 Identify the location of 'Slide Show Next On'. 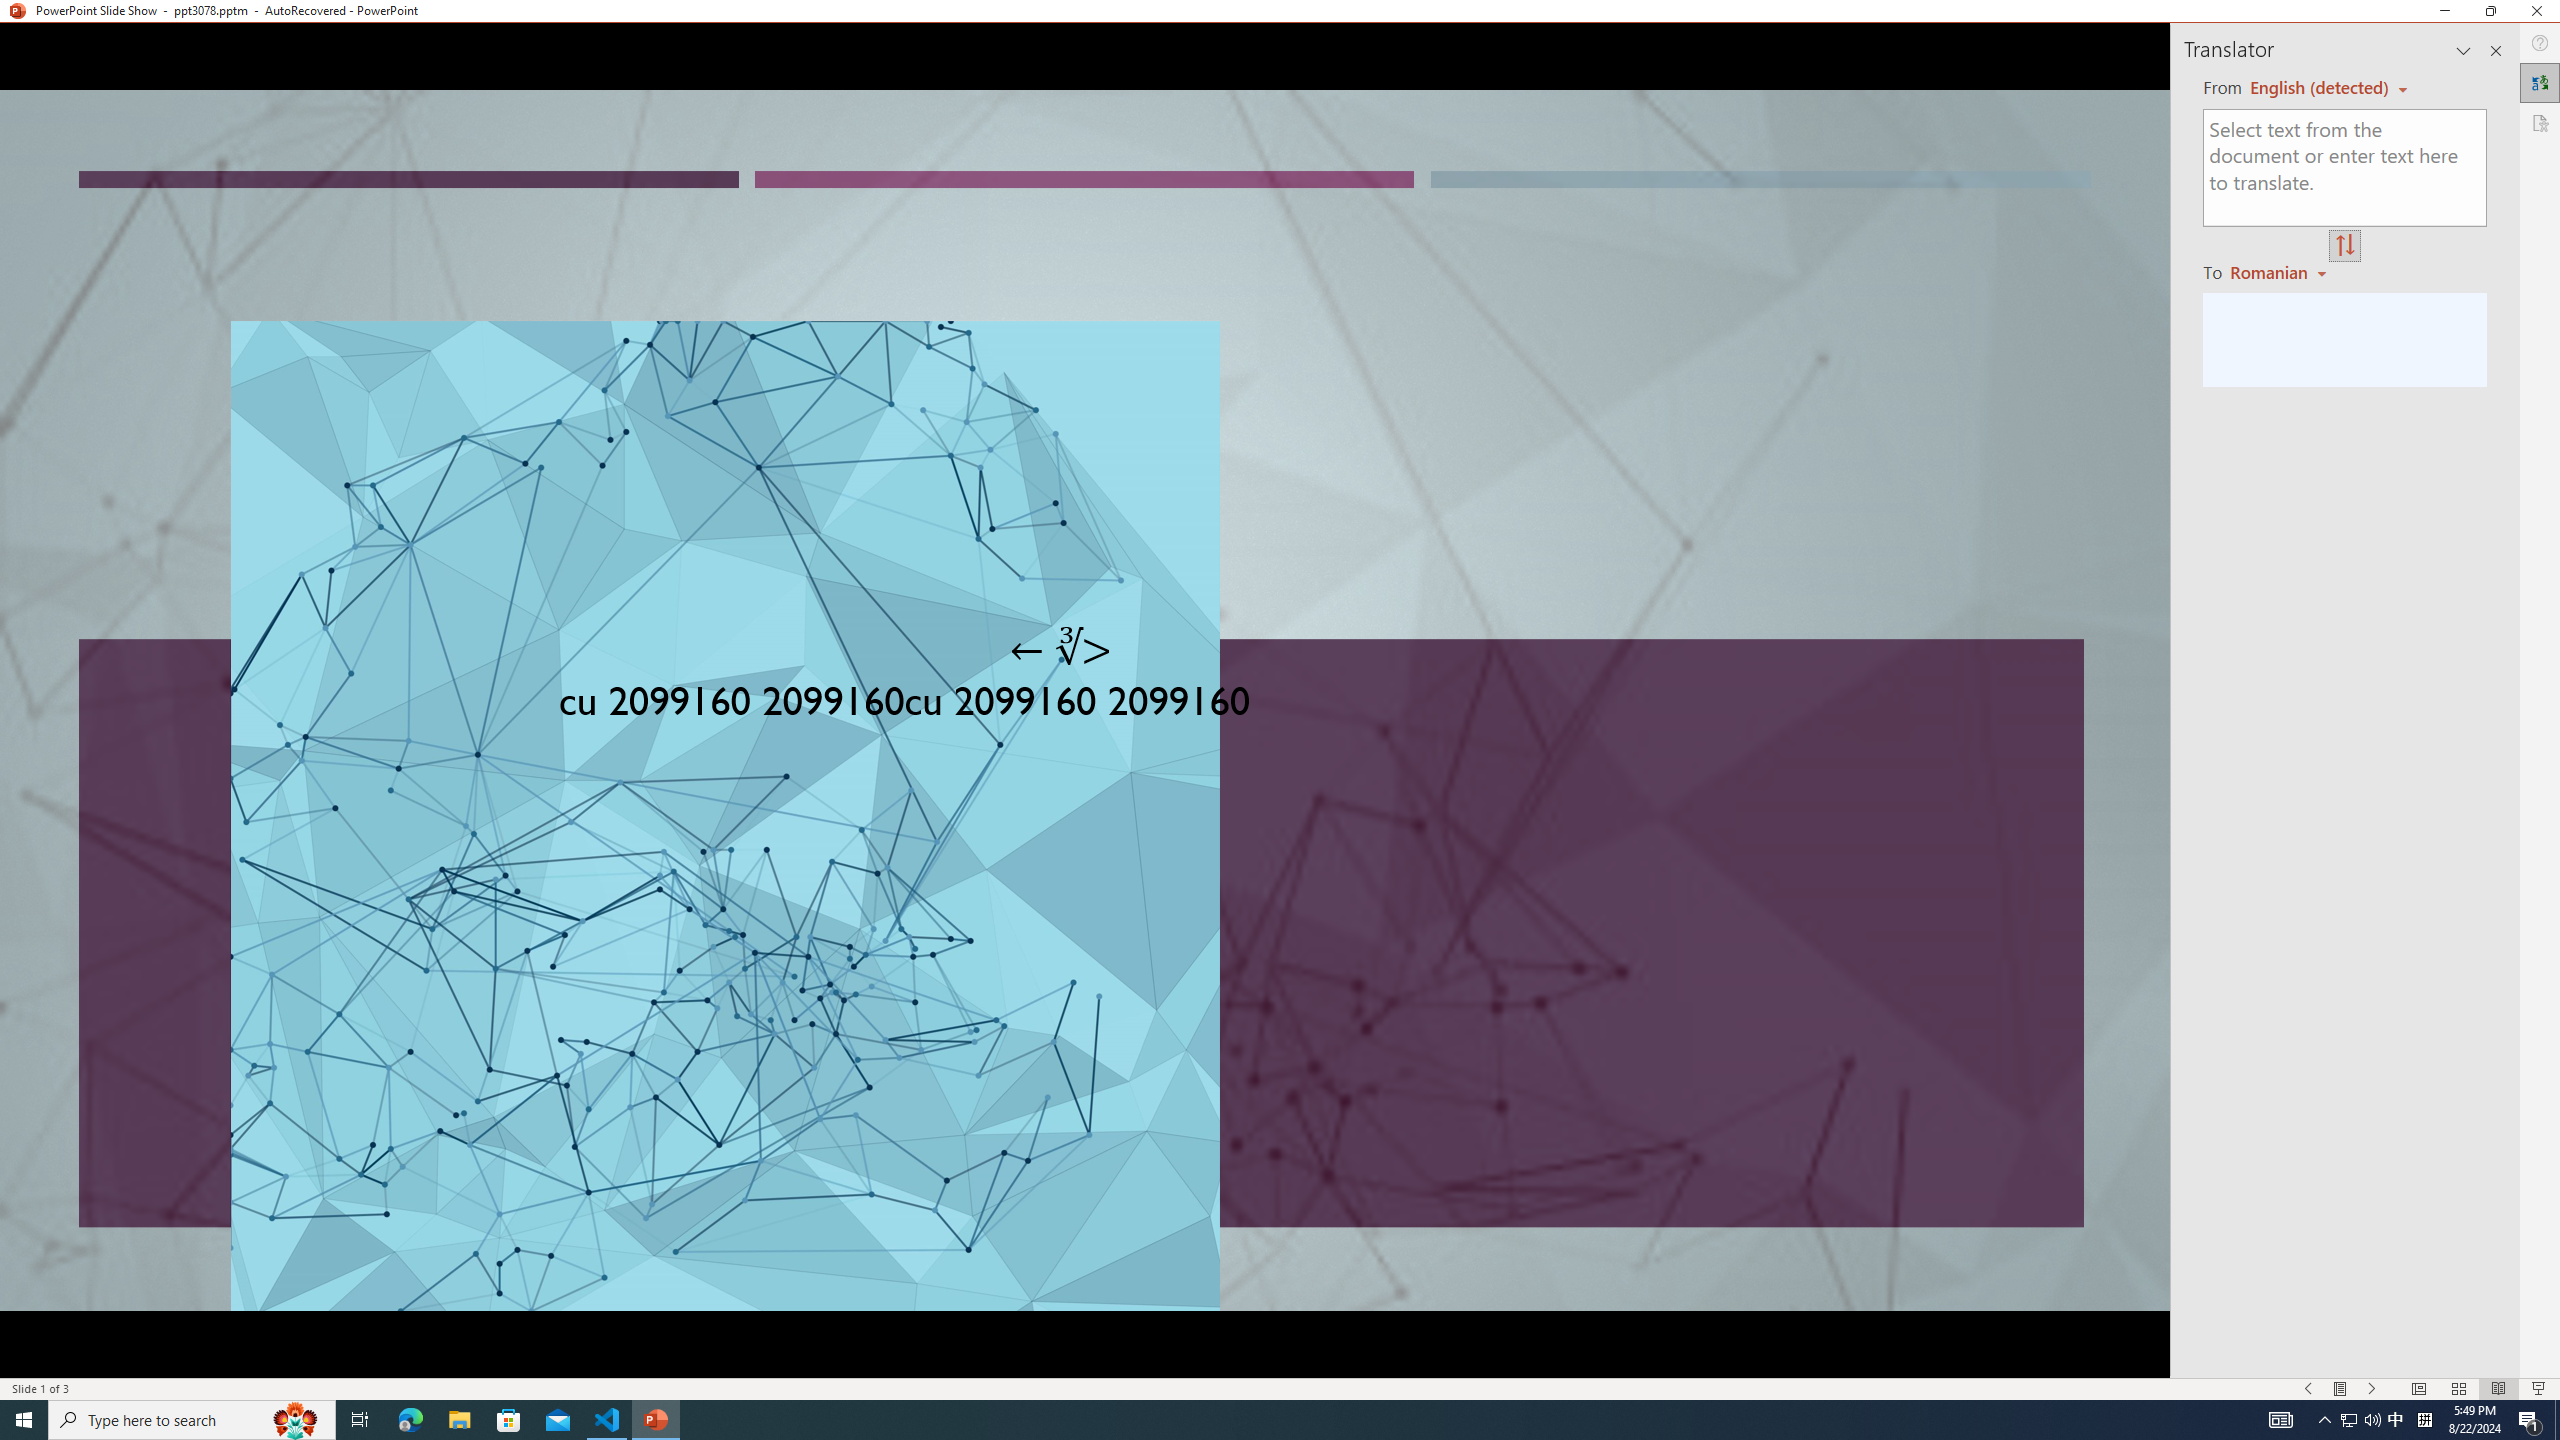
(2372, 1389).